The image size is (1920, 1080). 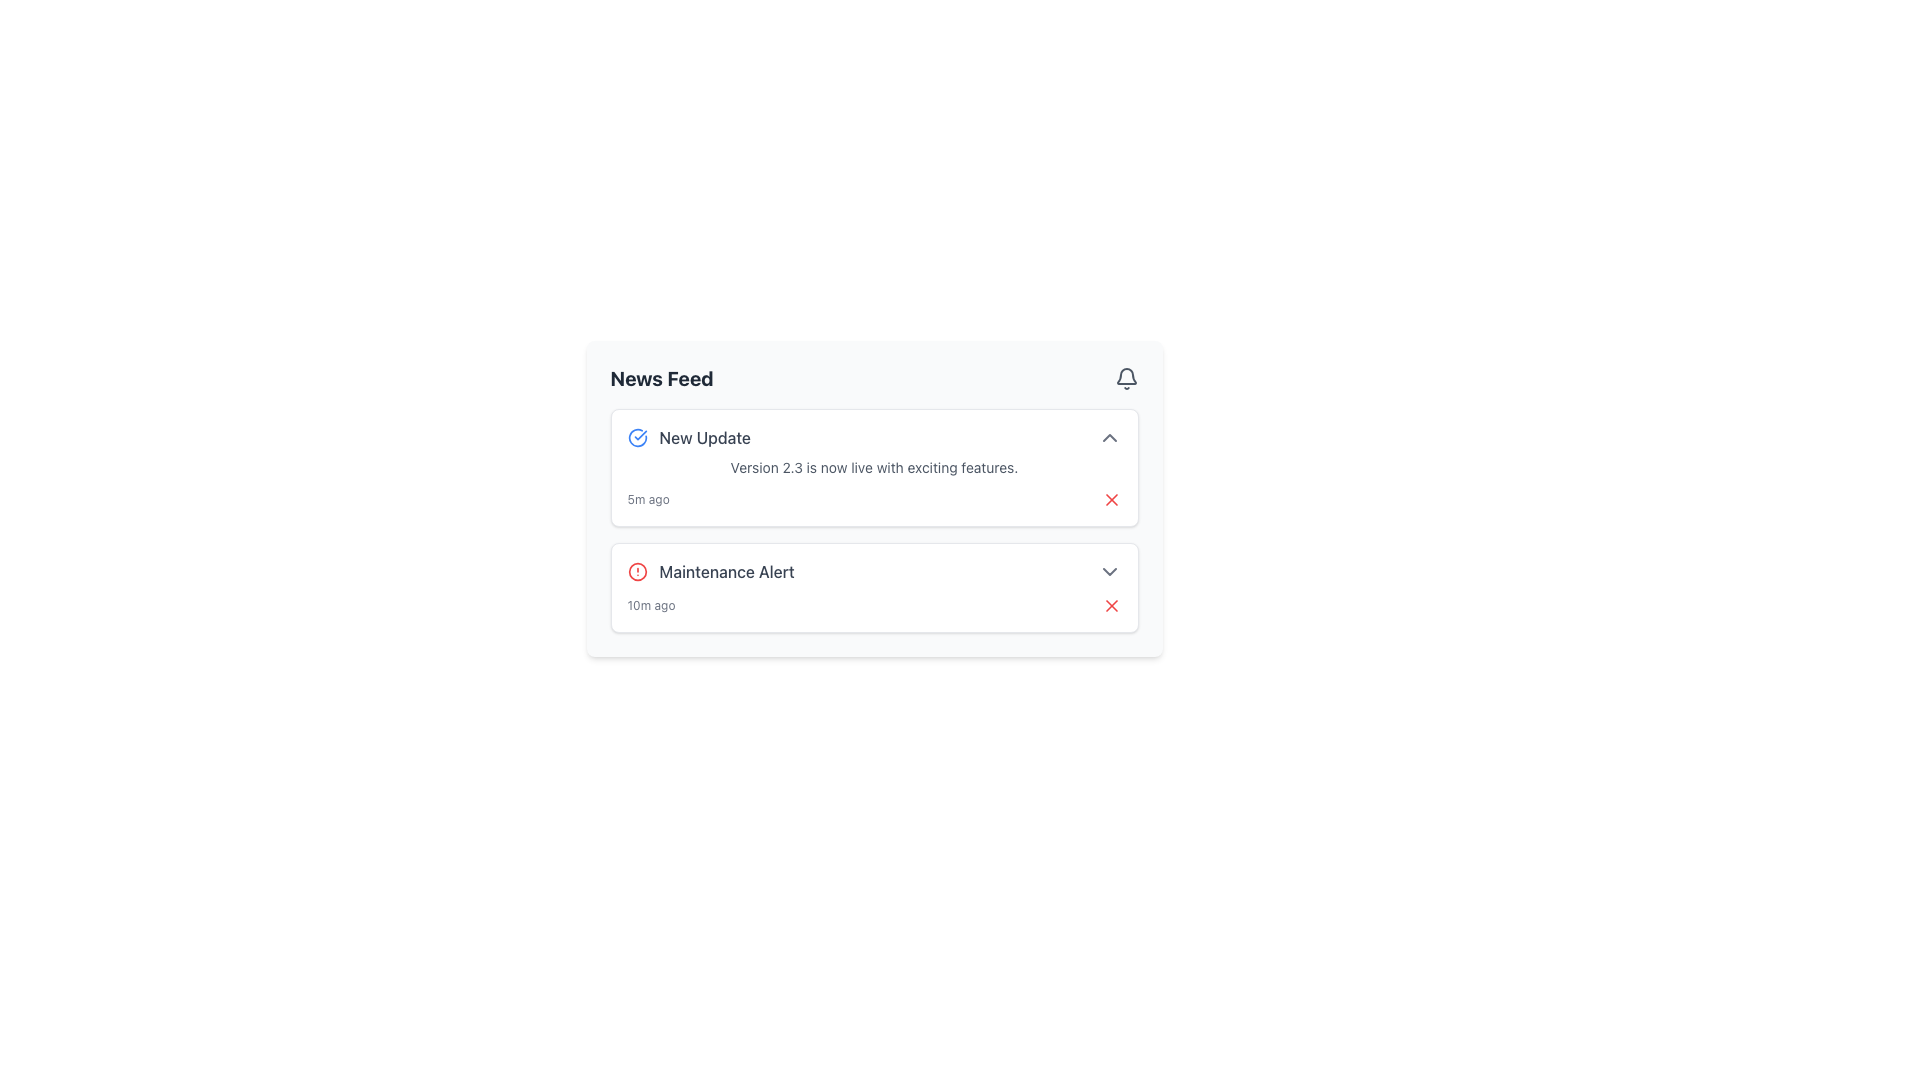 What do you see at coordinates (1110, 604) in the screenshot?
I see `the button on the right side of the 'Maintenance Alert' notification` at bounding box center [1110, 604].